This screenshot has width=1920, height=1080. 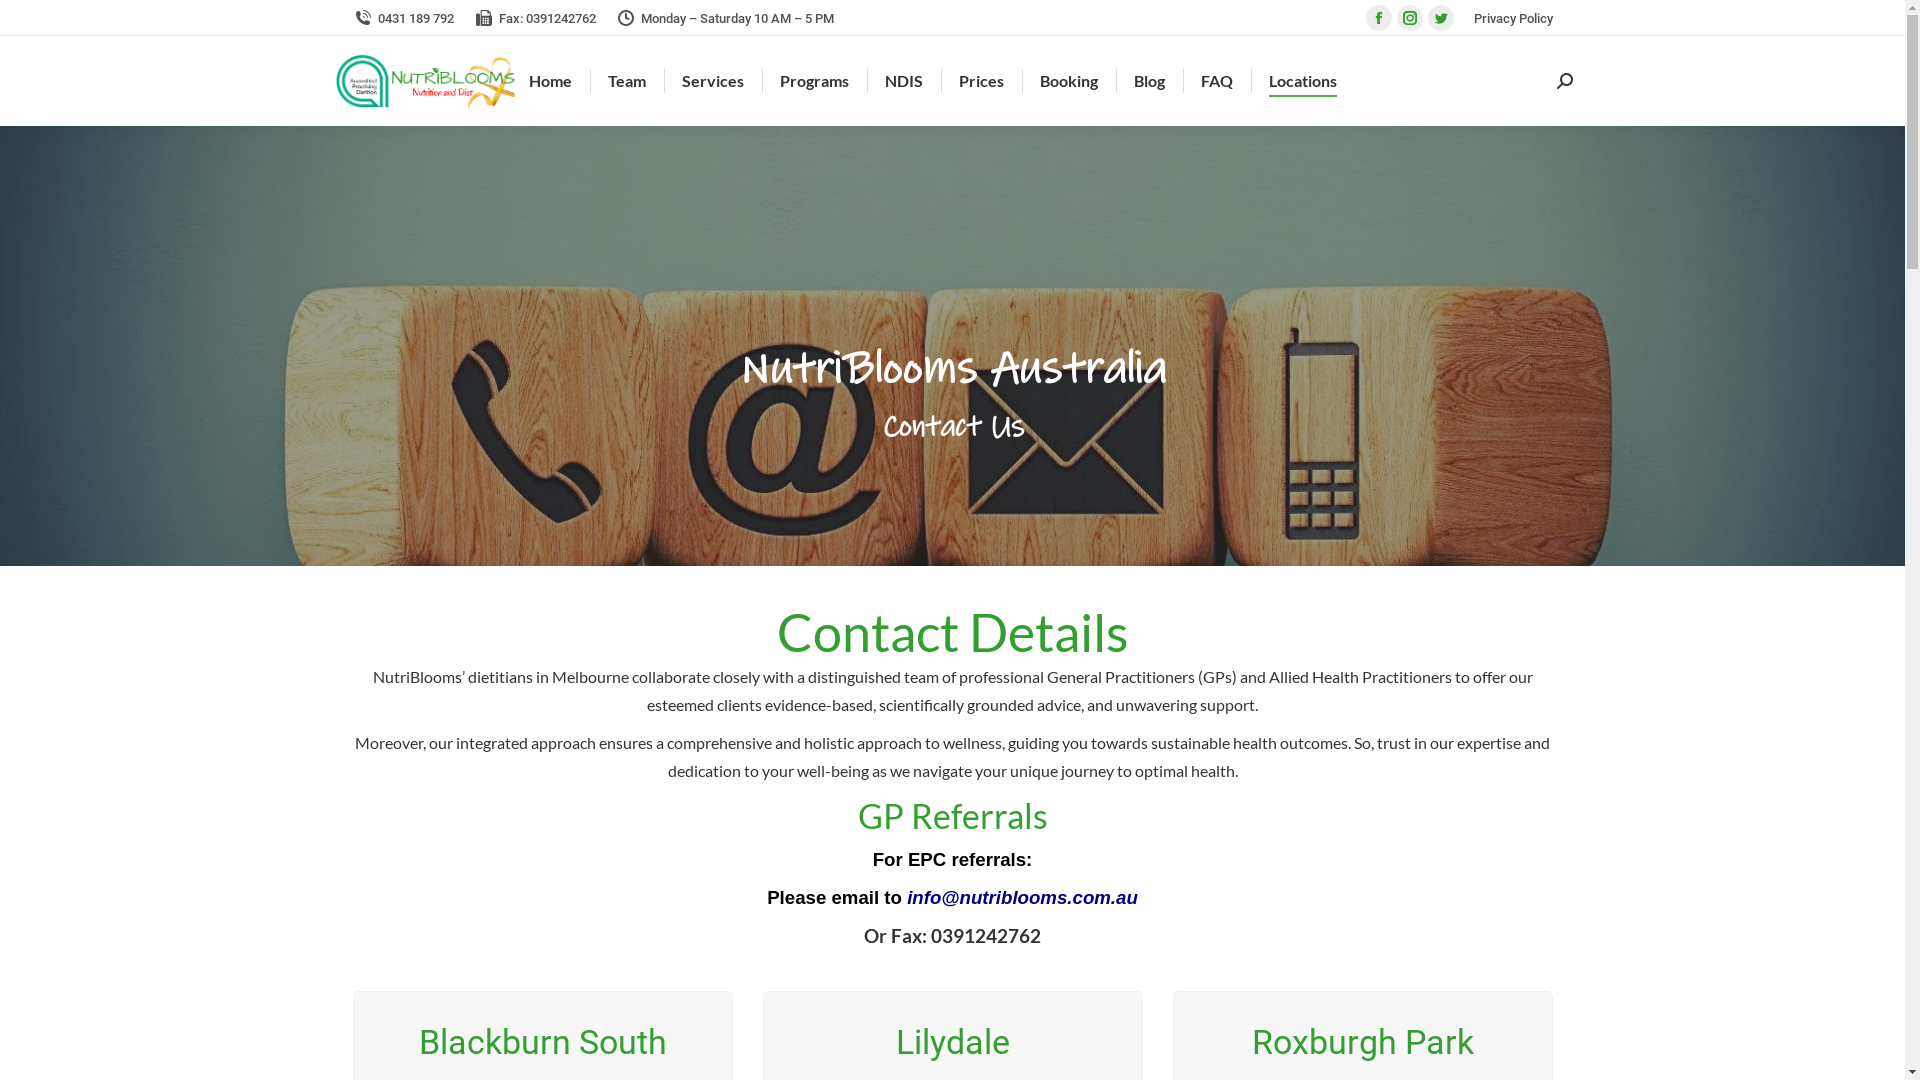 What do you see at coordinates (1408, 18) in the screenshot?
I see `'Instagram page opens in new window'` at bounding box center [1408, 18].